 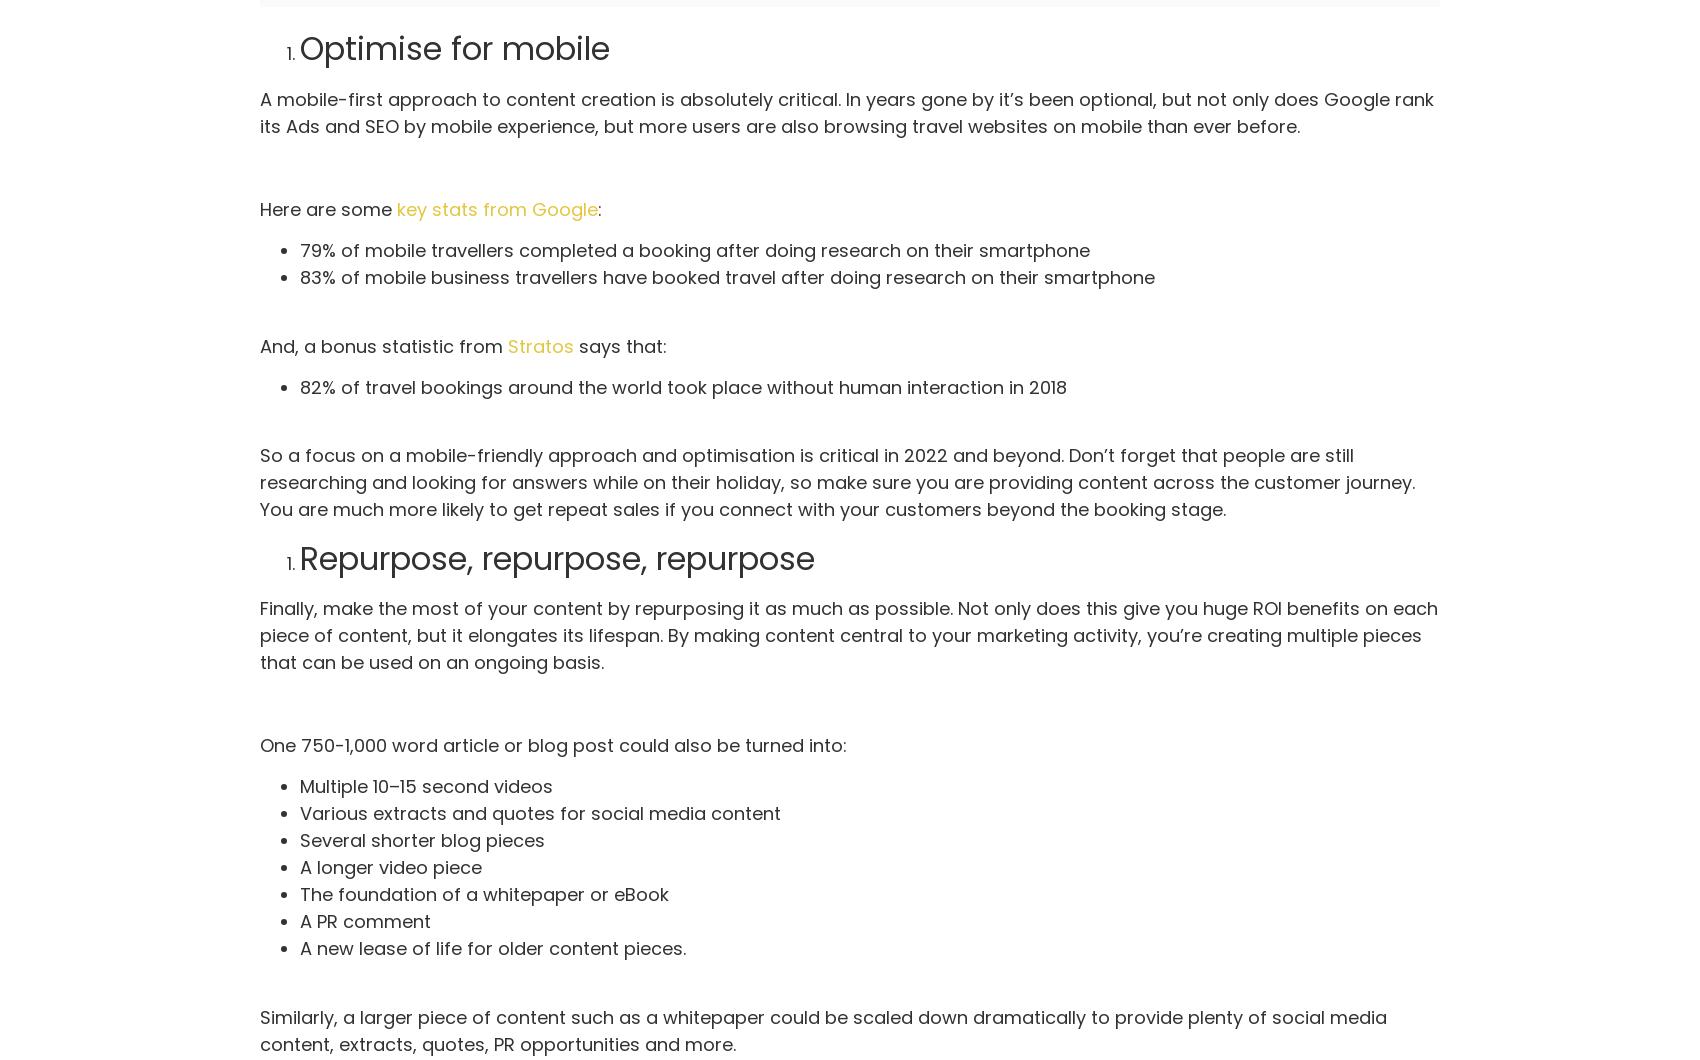 I want to click on 'Optimise for mobile', so click(x=454, y=48).